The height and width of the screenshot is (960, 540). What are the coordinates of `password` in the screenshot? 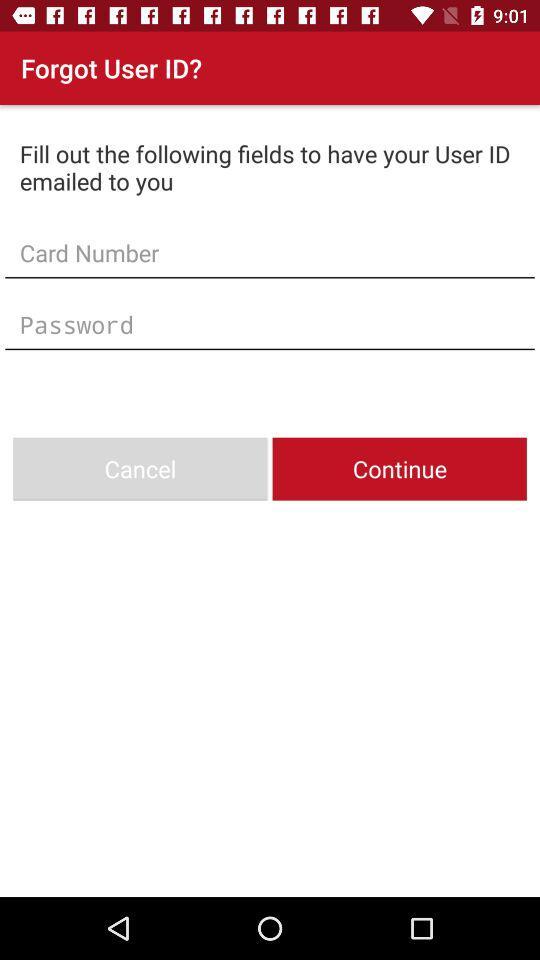 It's located at (270, 324).